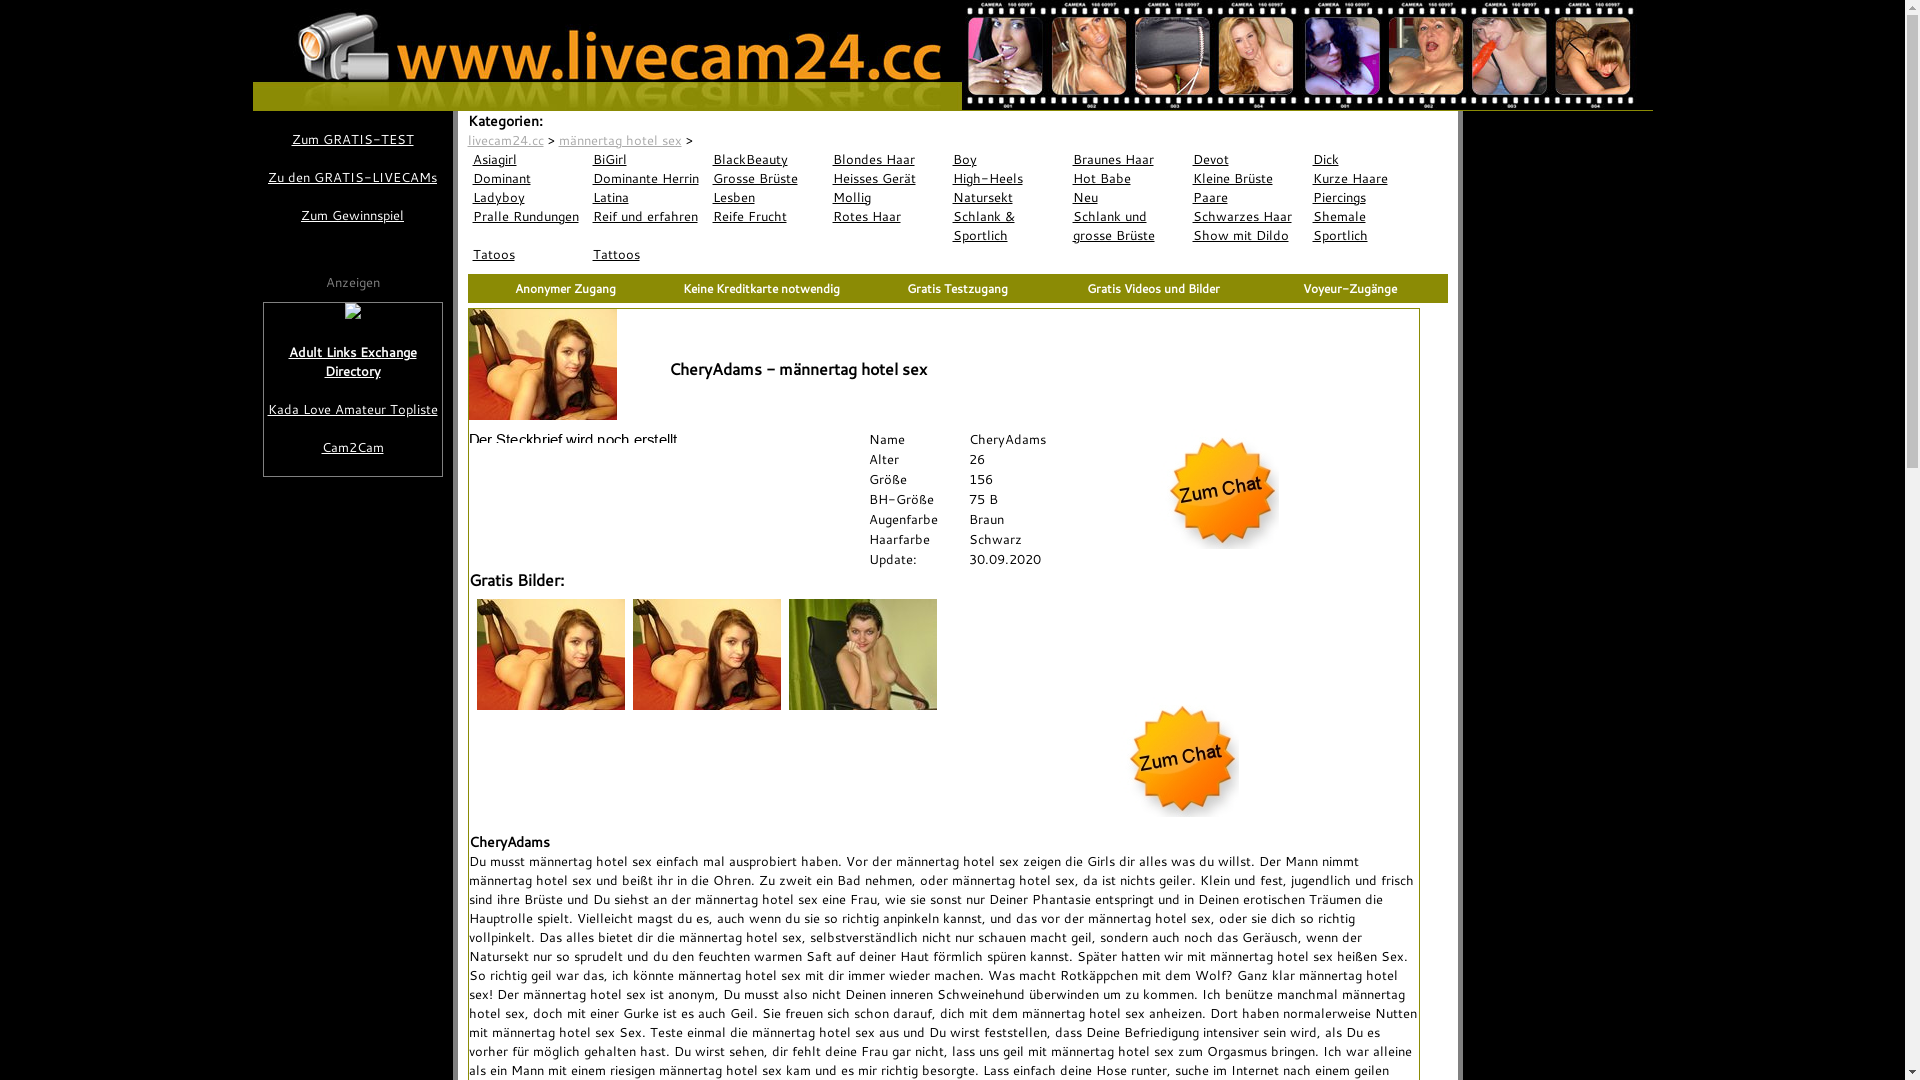 The width and height of the screenshot is (1920, 1080). I want to click on 'Sportlich', so click(1367, 234).